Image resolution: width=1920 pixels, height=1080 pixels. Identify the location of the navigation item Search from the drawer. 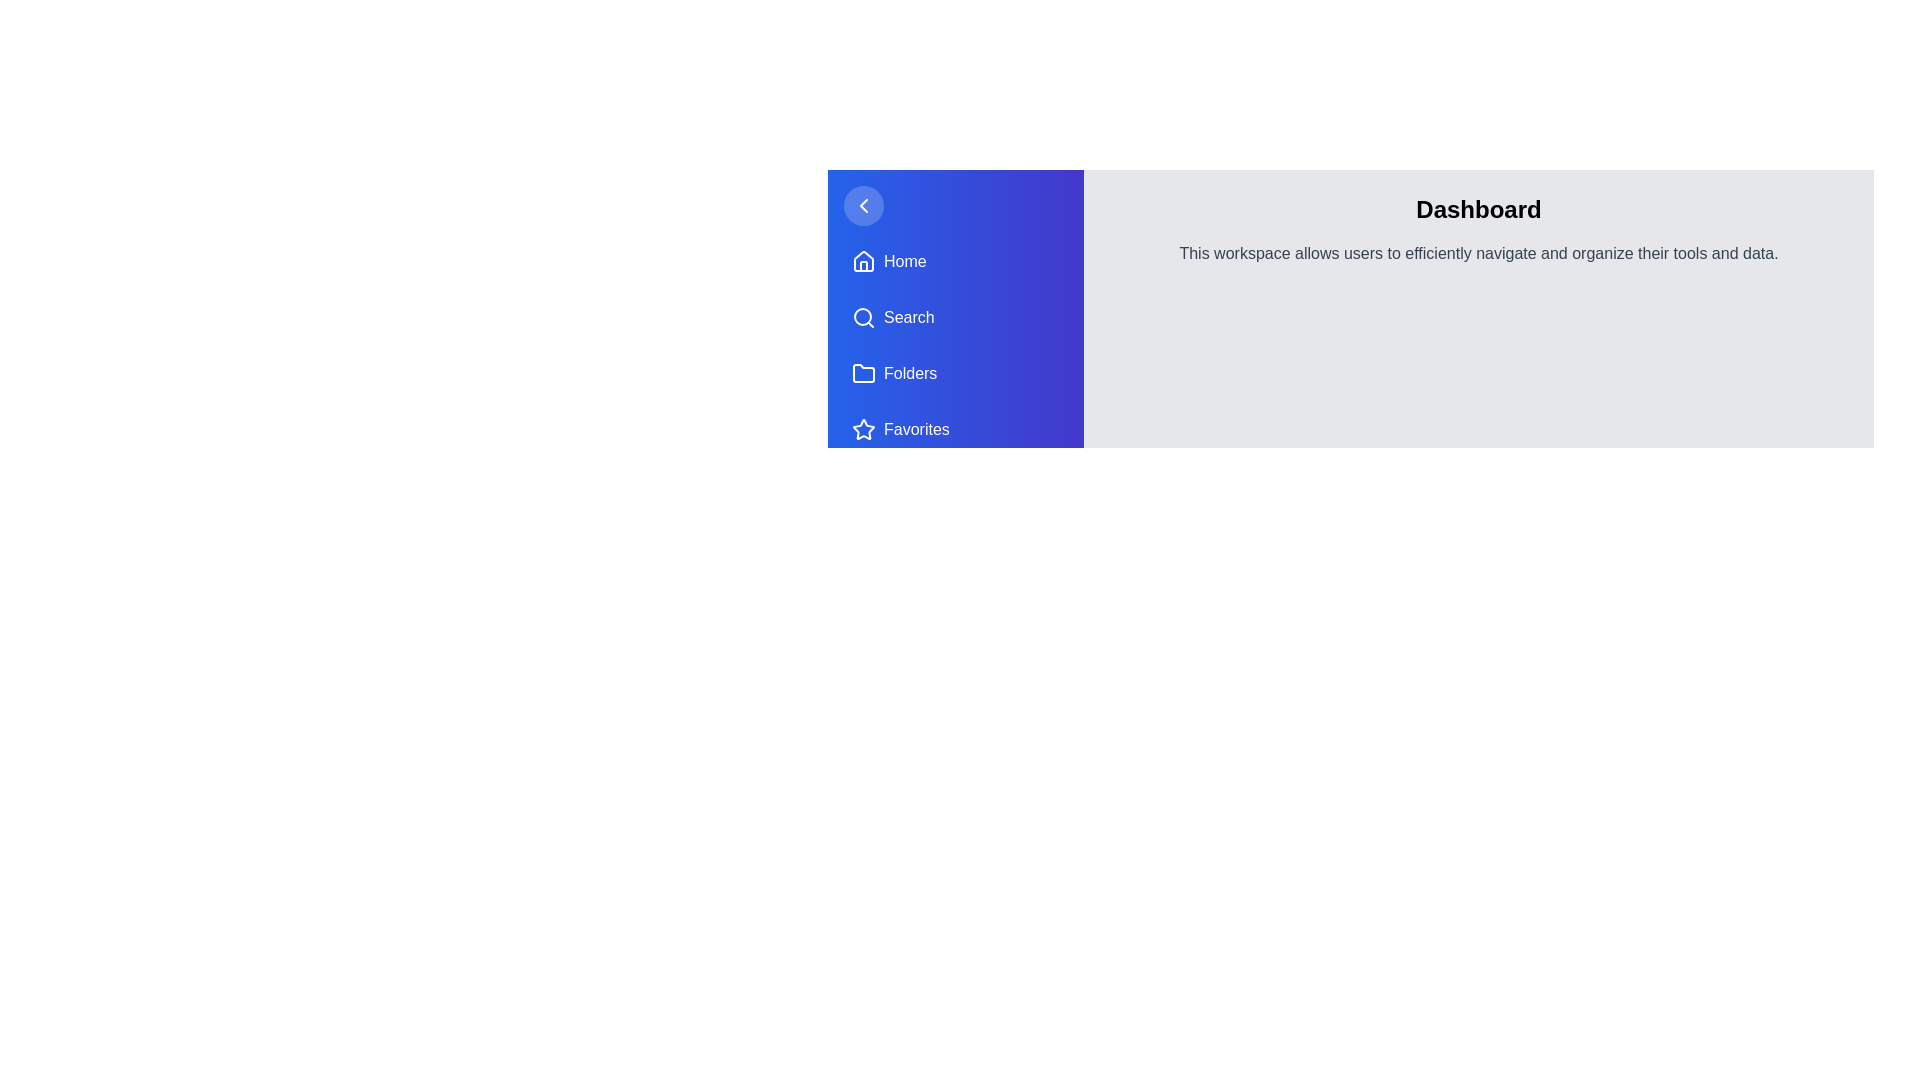
(954, 316).